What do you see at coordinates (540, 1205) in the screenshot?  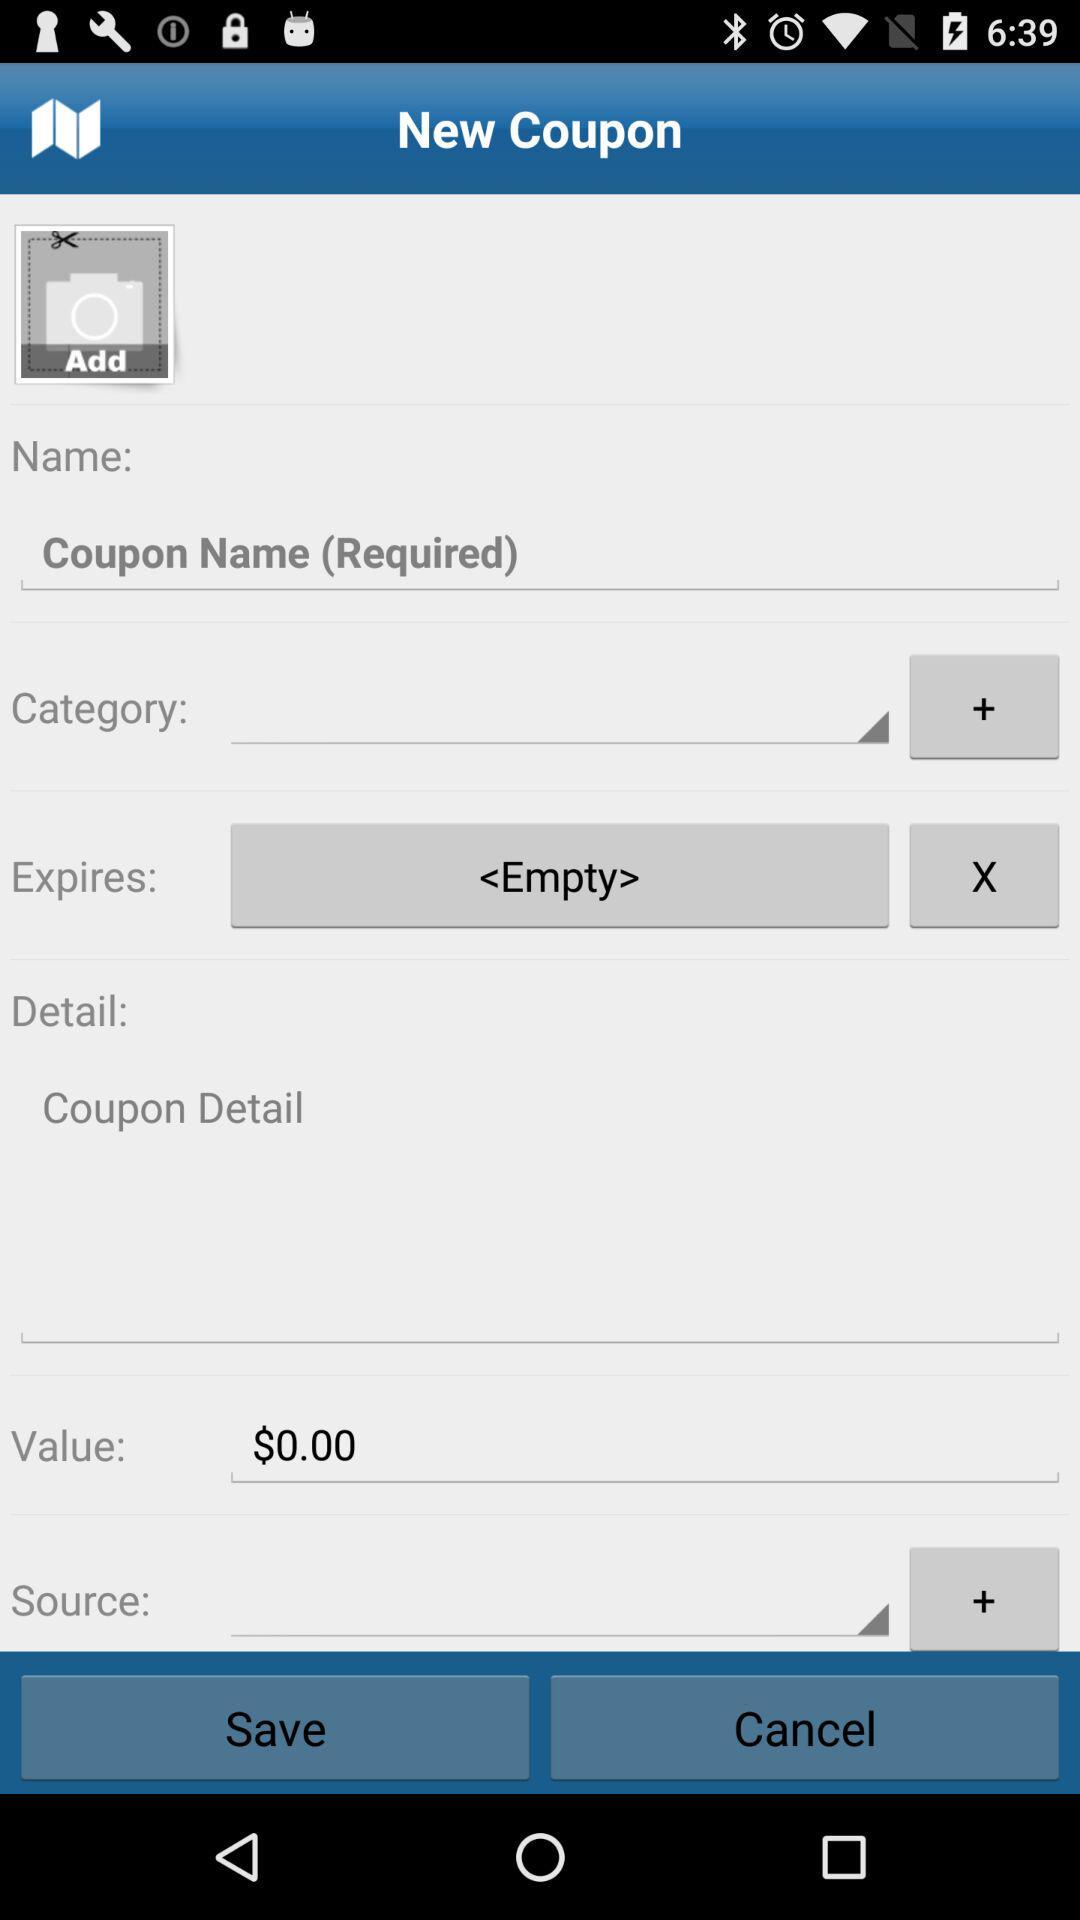 I see `coupon page` at bounding box center [540, 1205].